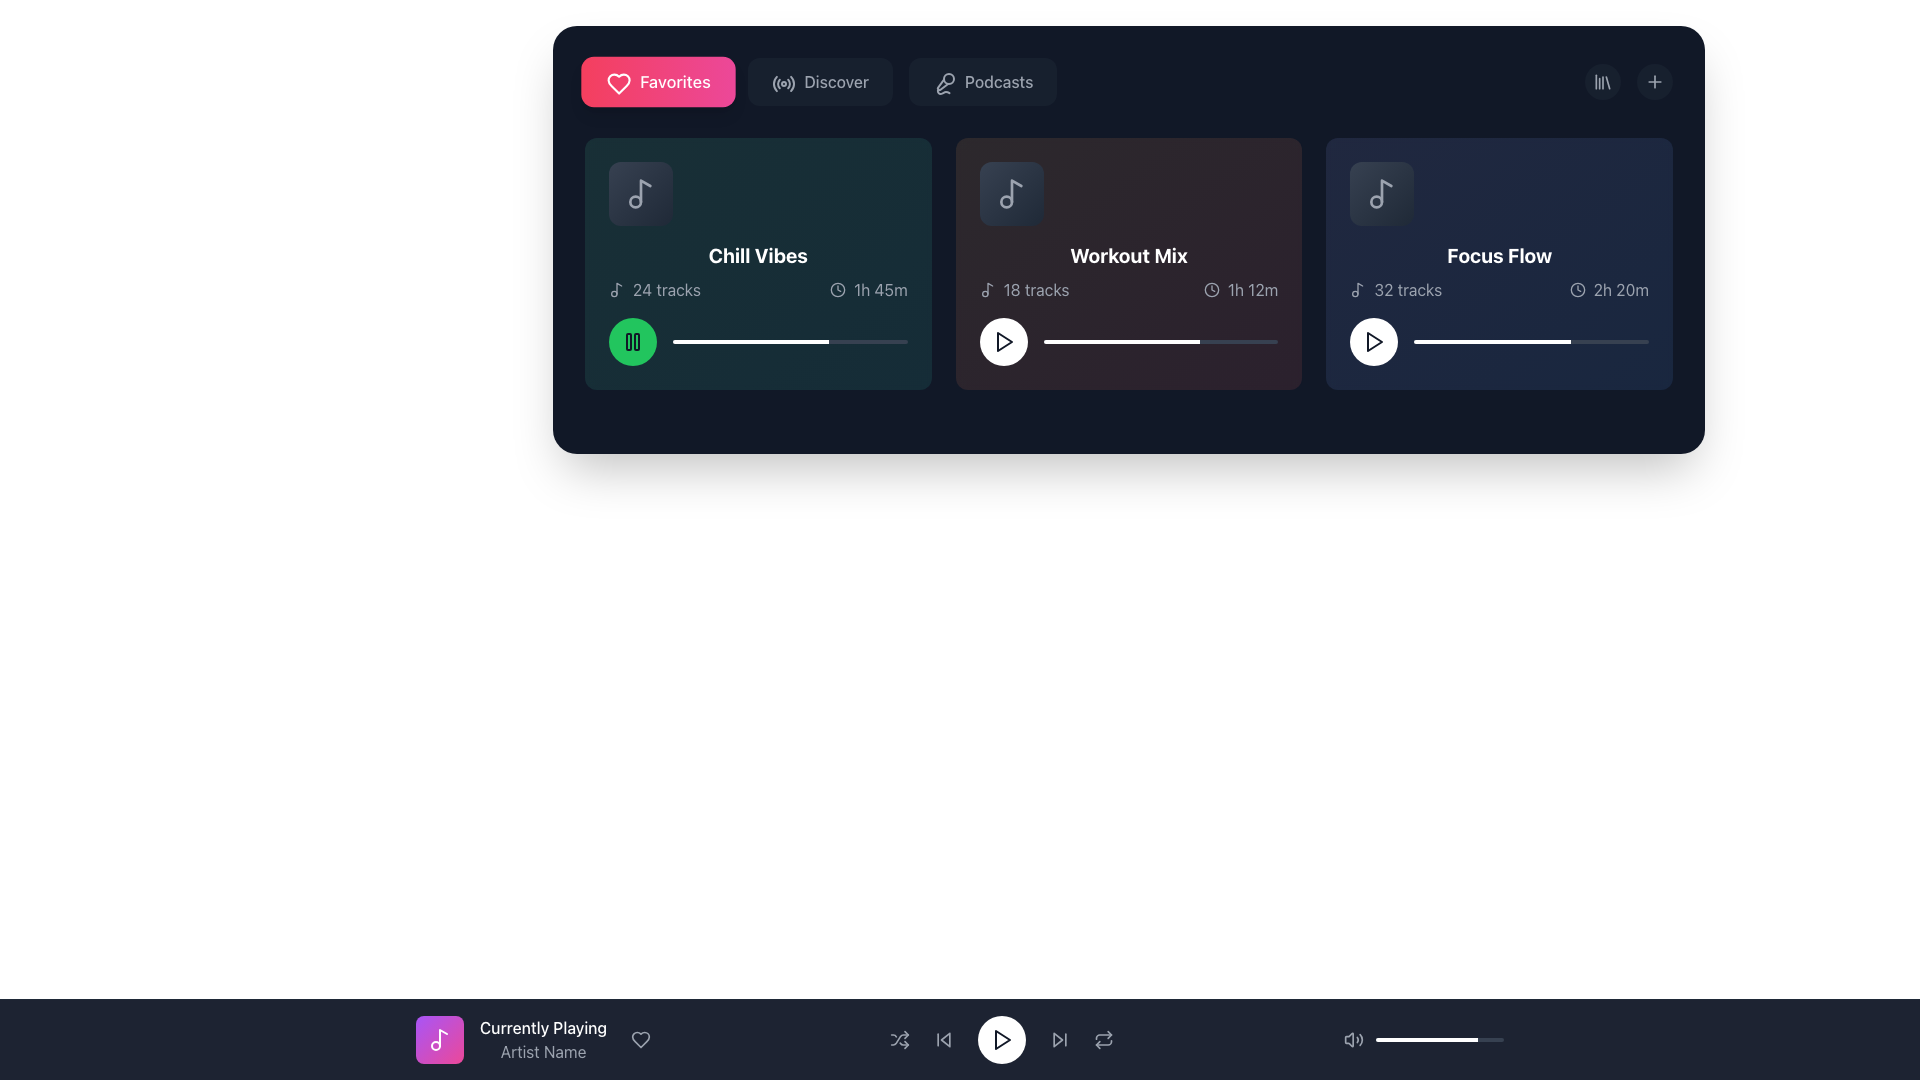  I want to click on the slider, so click(1175, 341).